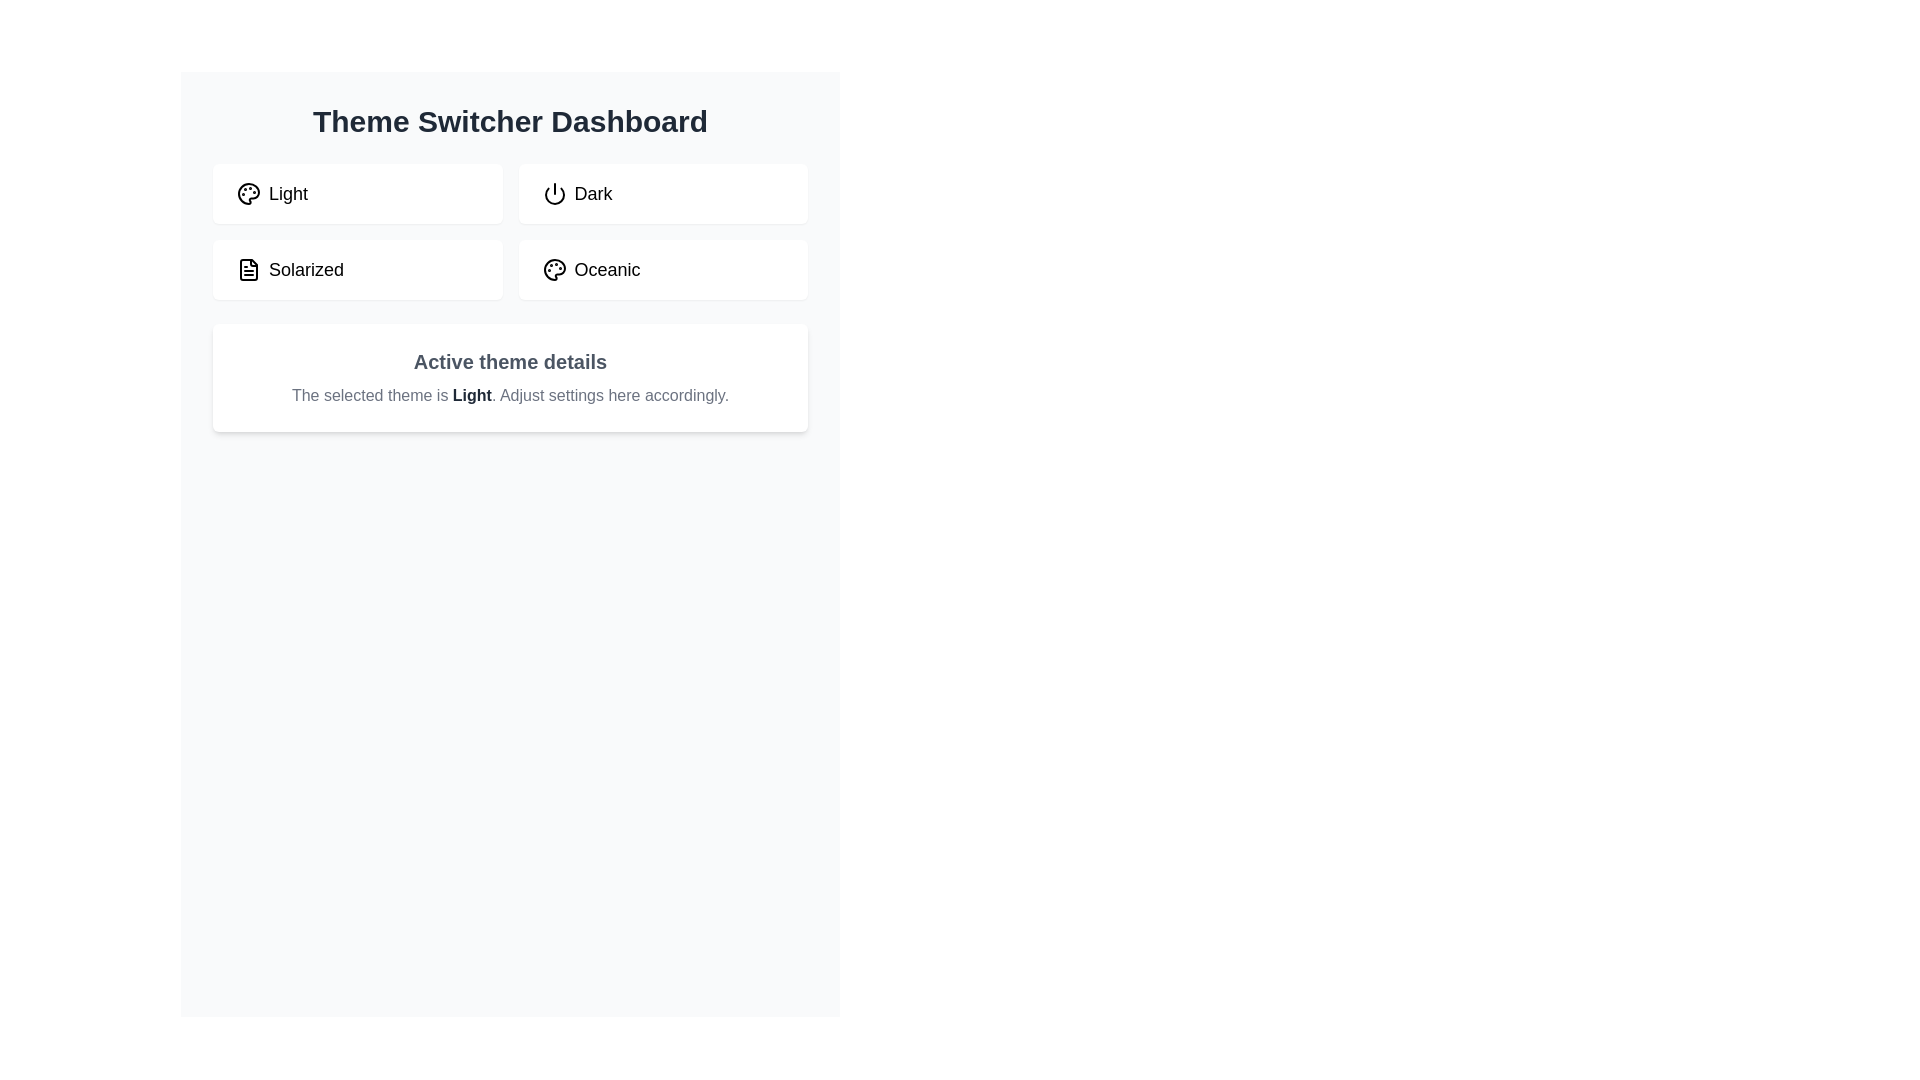 This screenshot has height=1080, width=1920. What do you see at coordinates (471, 395) in the screenshot?
I see `the bold text label 'Light' indicating the current theme selected in the interface, located under the section titled 'Active theme details'` at bounding box center [471, 395].